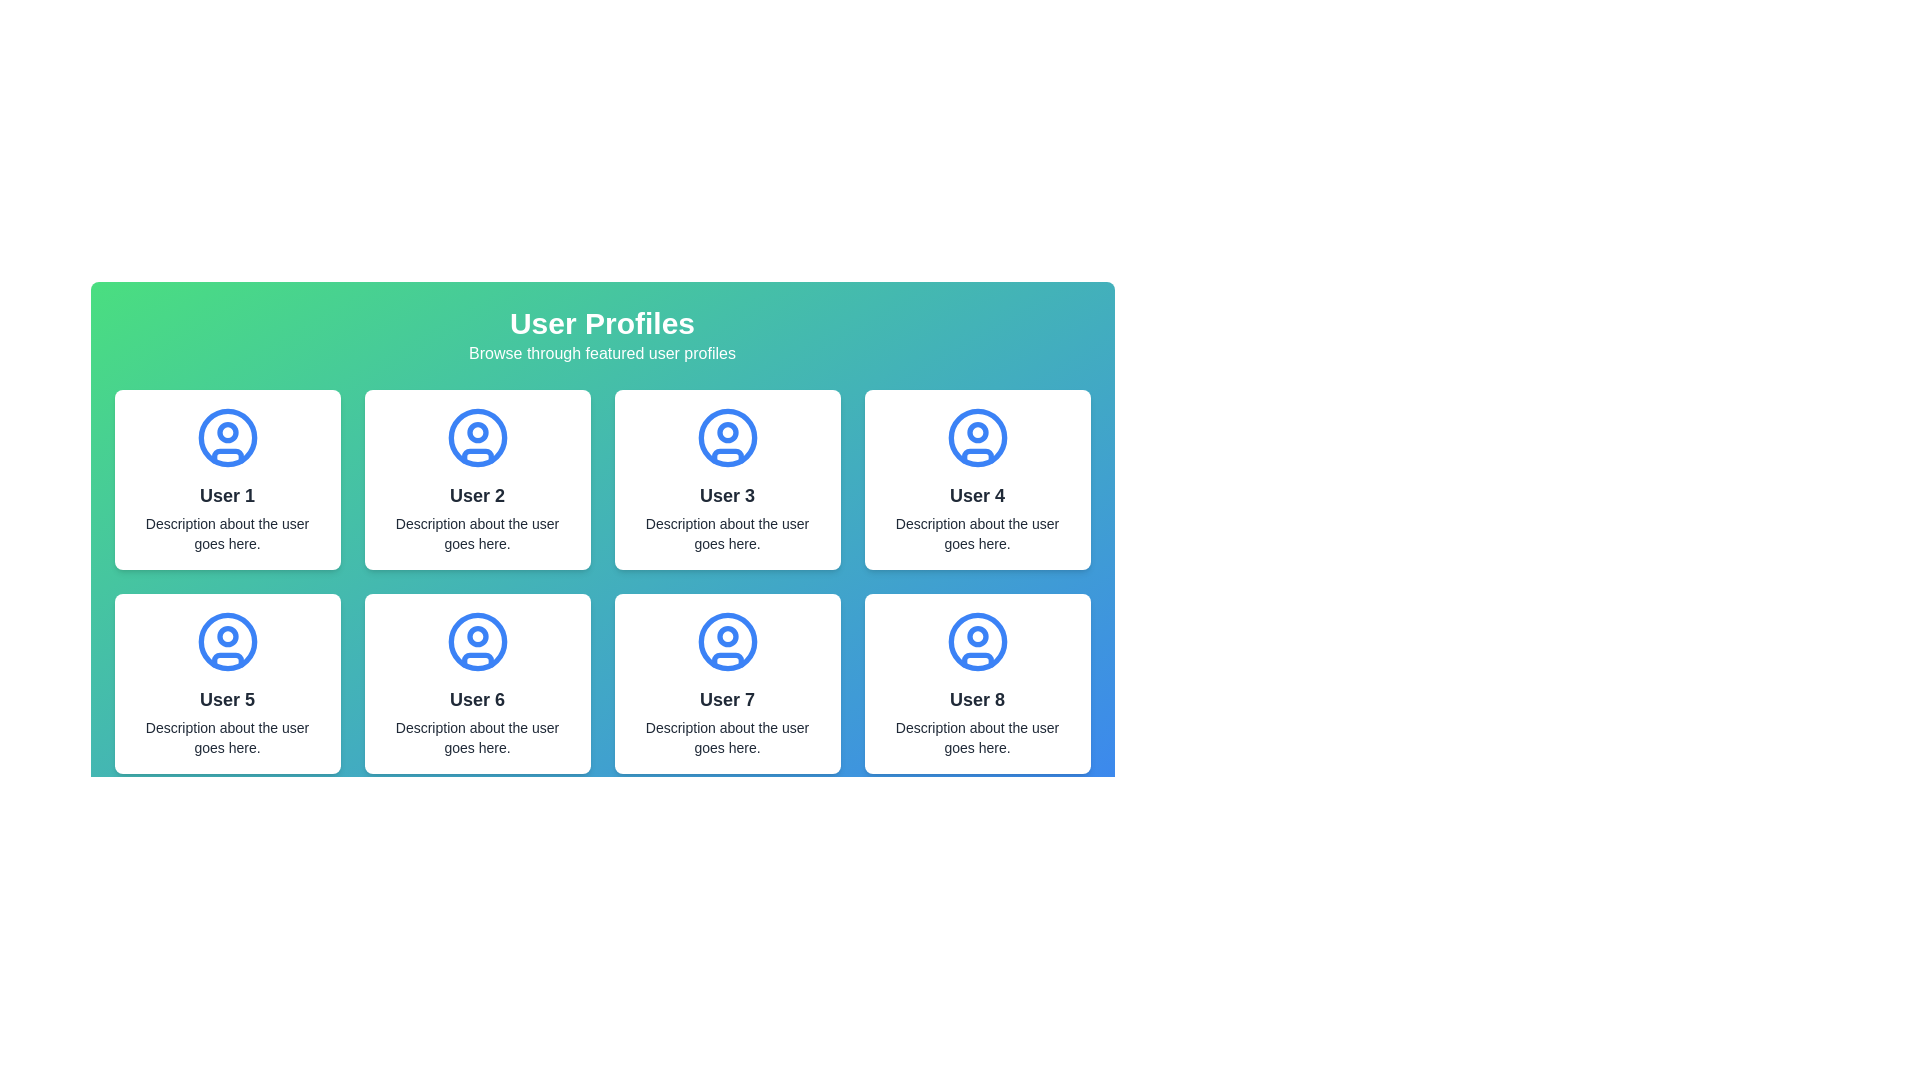 The height and width of the screenshot is (1080, 1920). Describe the element at coordinates (227, 641) in the screenshot. I see `the user profile SVG icon associated with 'User 5' in the second row and first column of the grid` at that location.